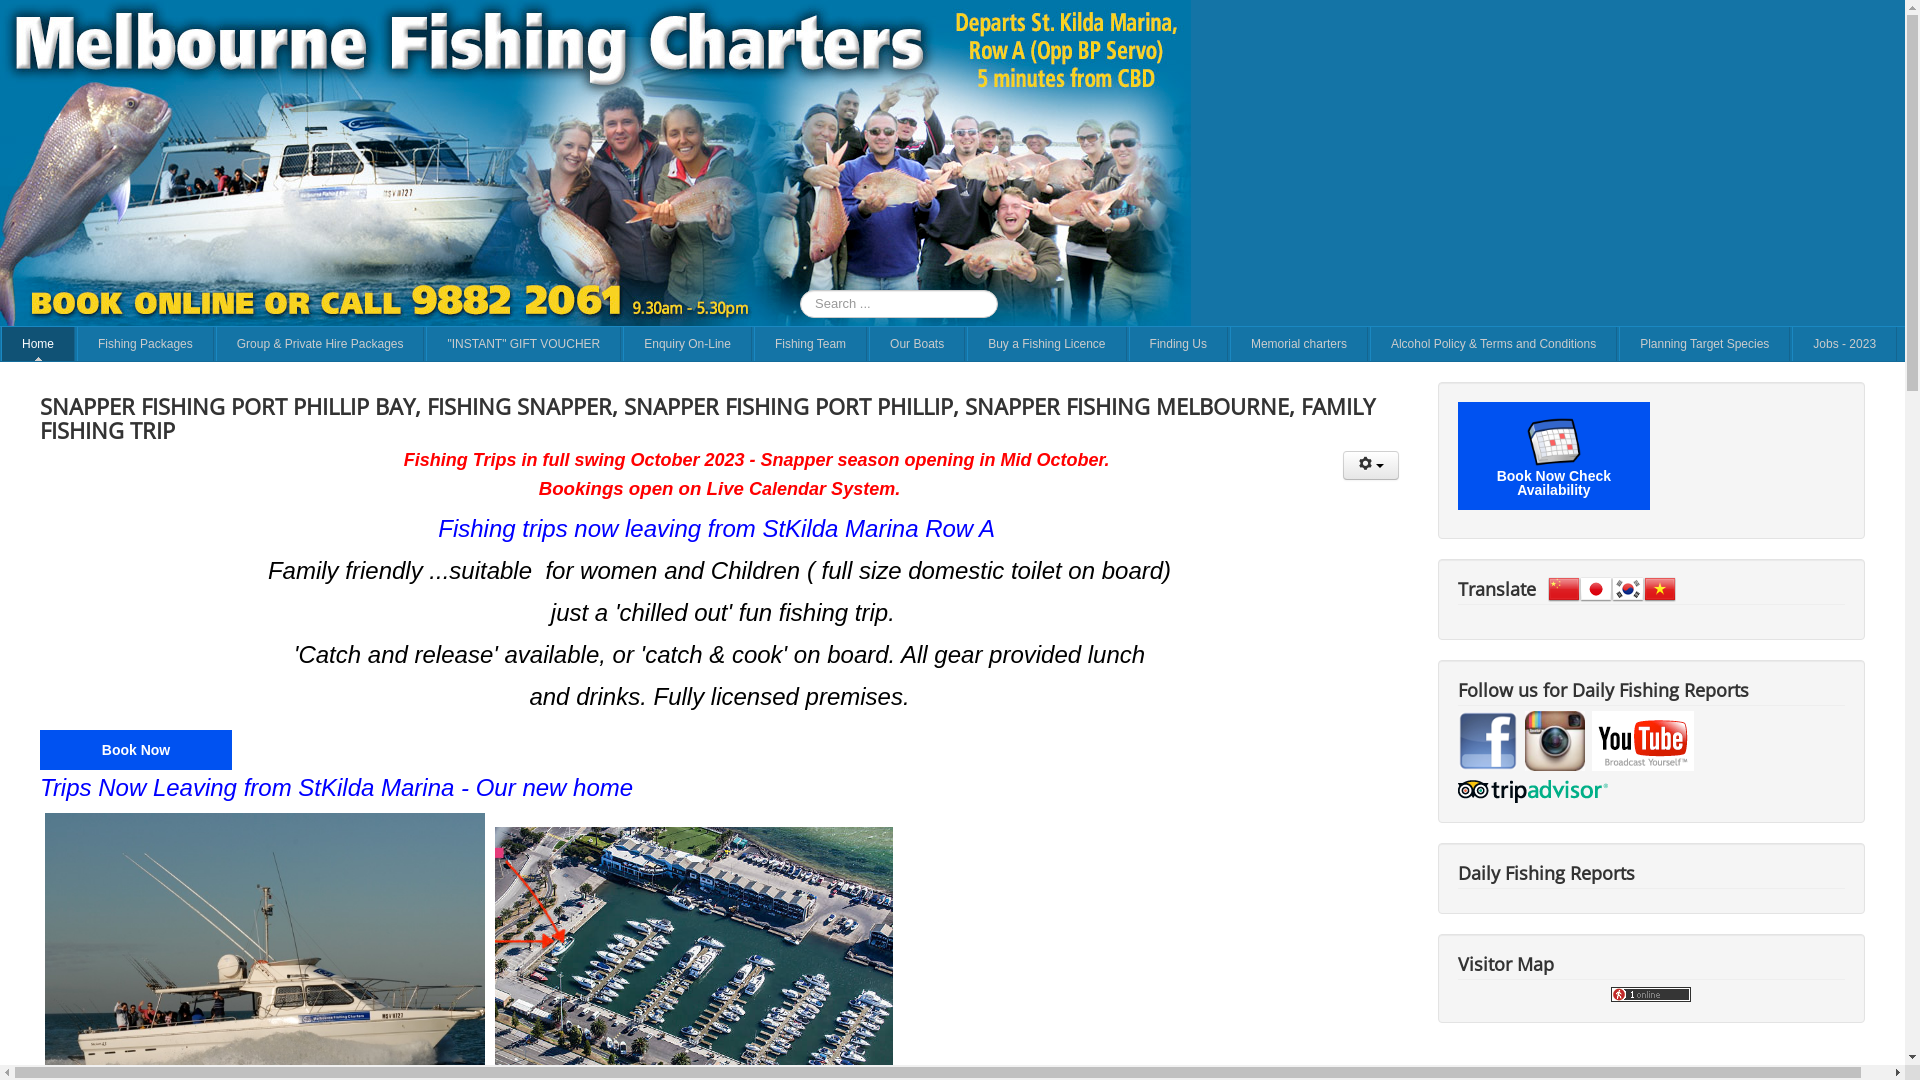 Image resolution: width=1920 pixels, height=1080 pixels. What do you see at coordinates (76, 342) in the screenshot?
I see `'Fishing Packages'` at bounding box center [76, 342].